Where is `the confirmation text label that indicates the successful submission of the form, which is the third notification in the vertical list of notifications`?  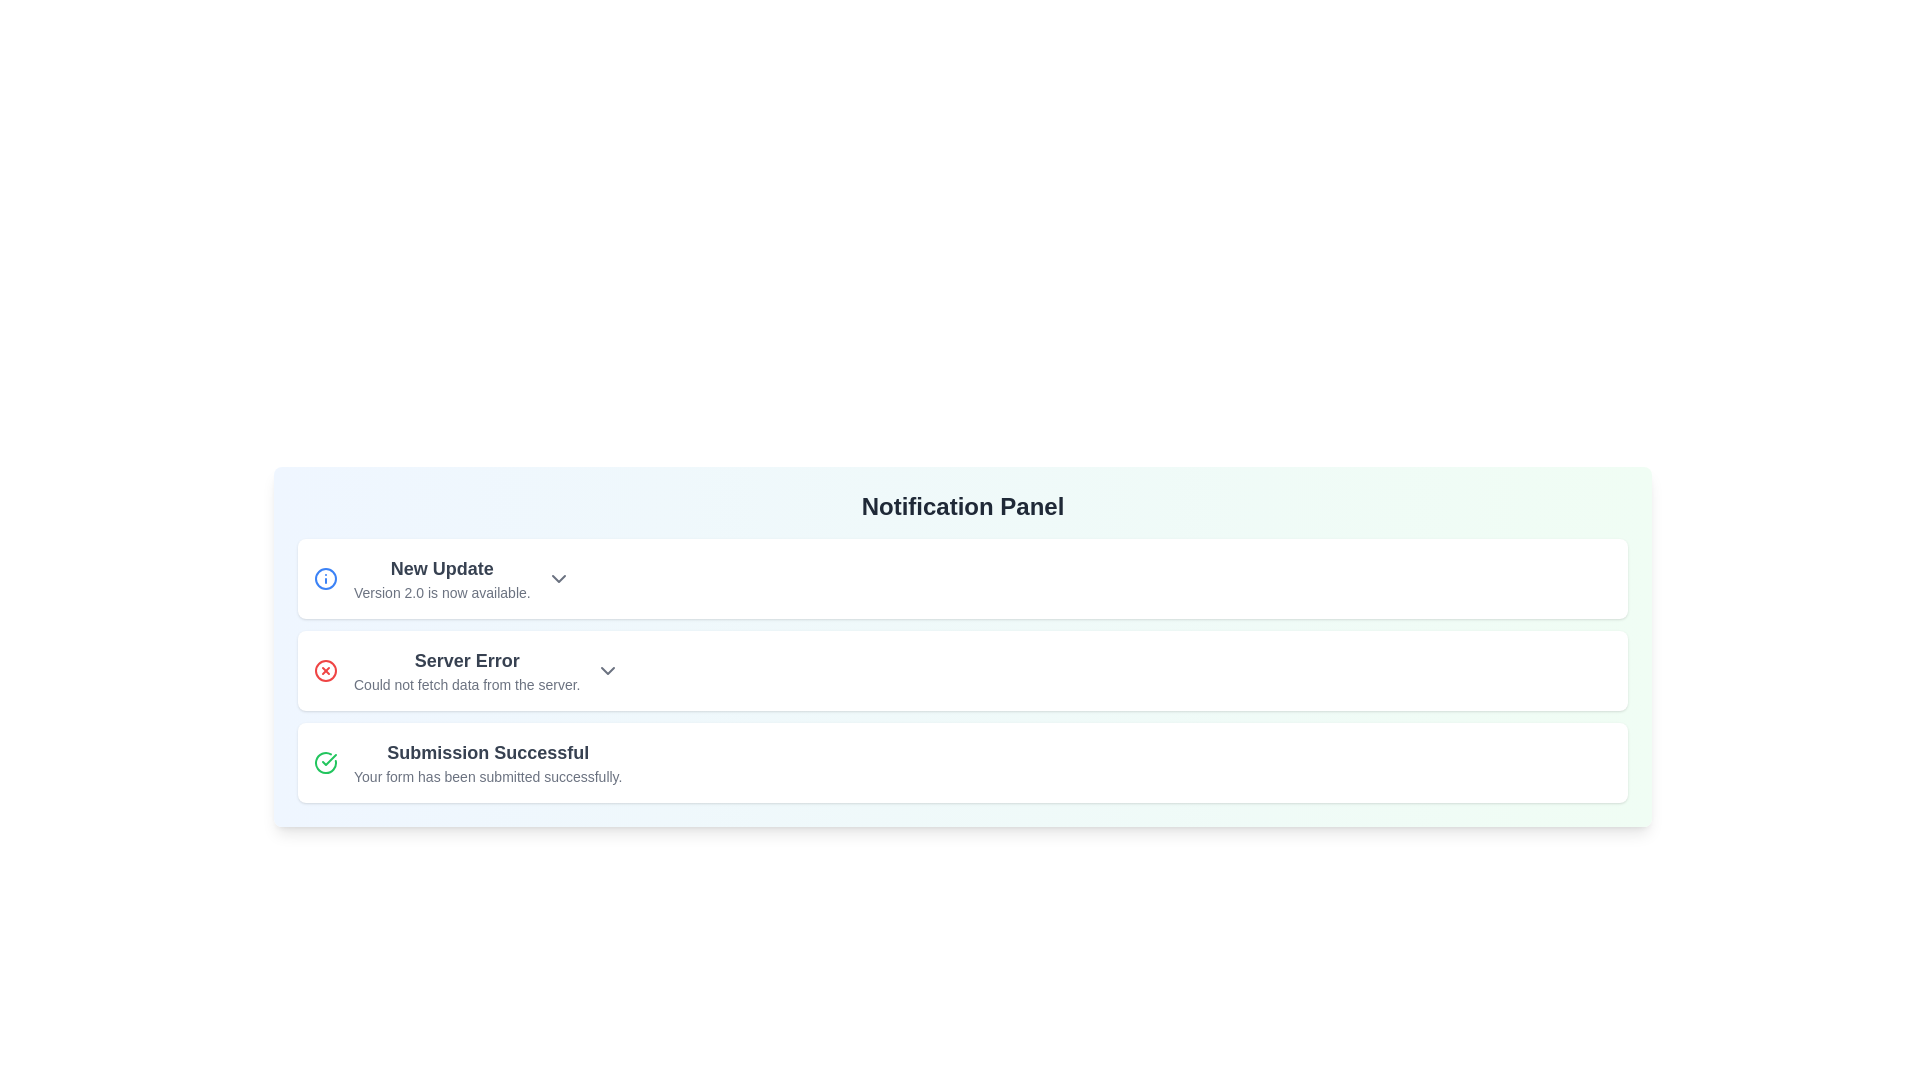
the confirmation text label that indicates the successful submission of the form, which is the third notification in the vertical list of notifications is located at coordinates (488, 763).